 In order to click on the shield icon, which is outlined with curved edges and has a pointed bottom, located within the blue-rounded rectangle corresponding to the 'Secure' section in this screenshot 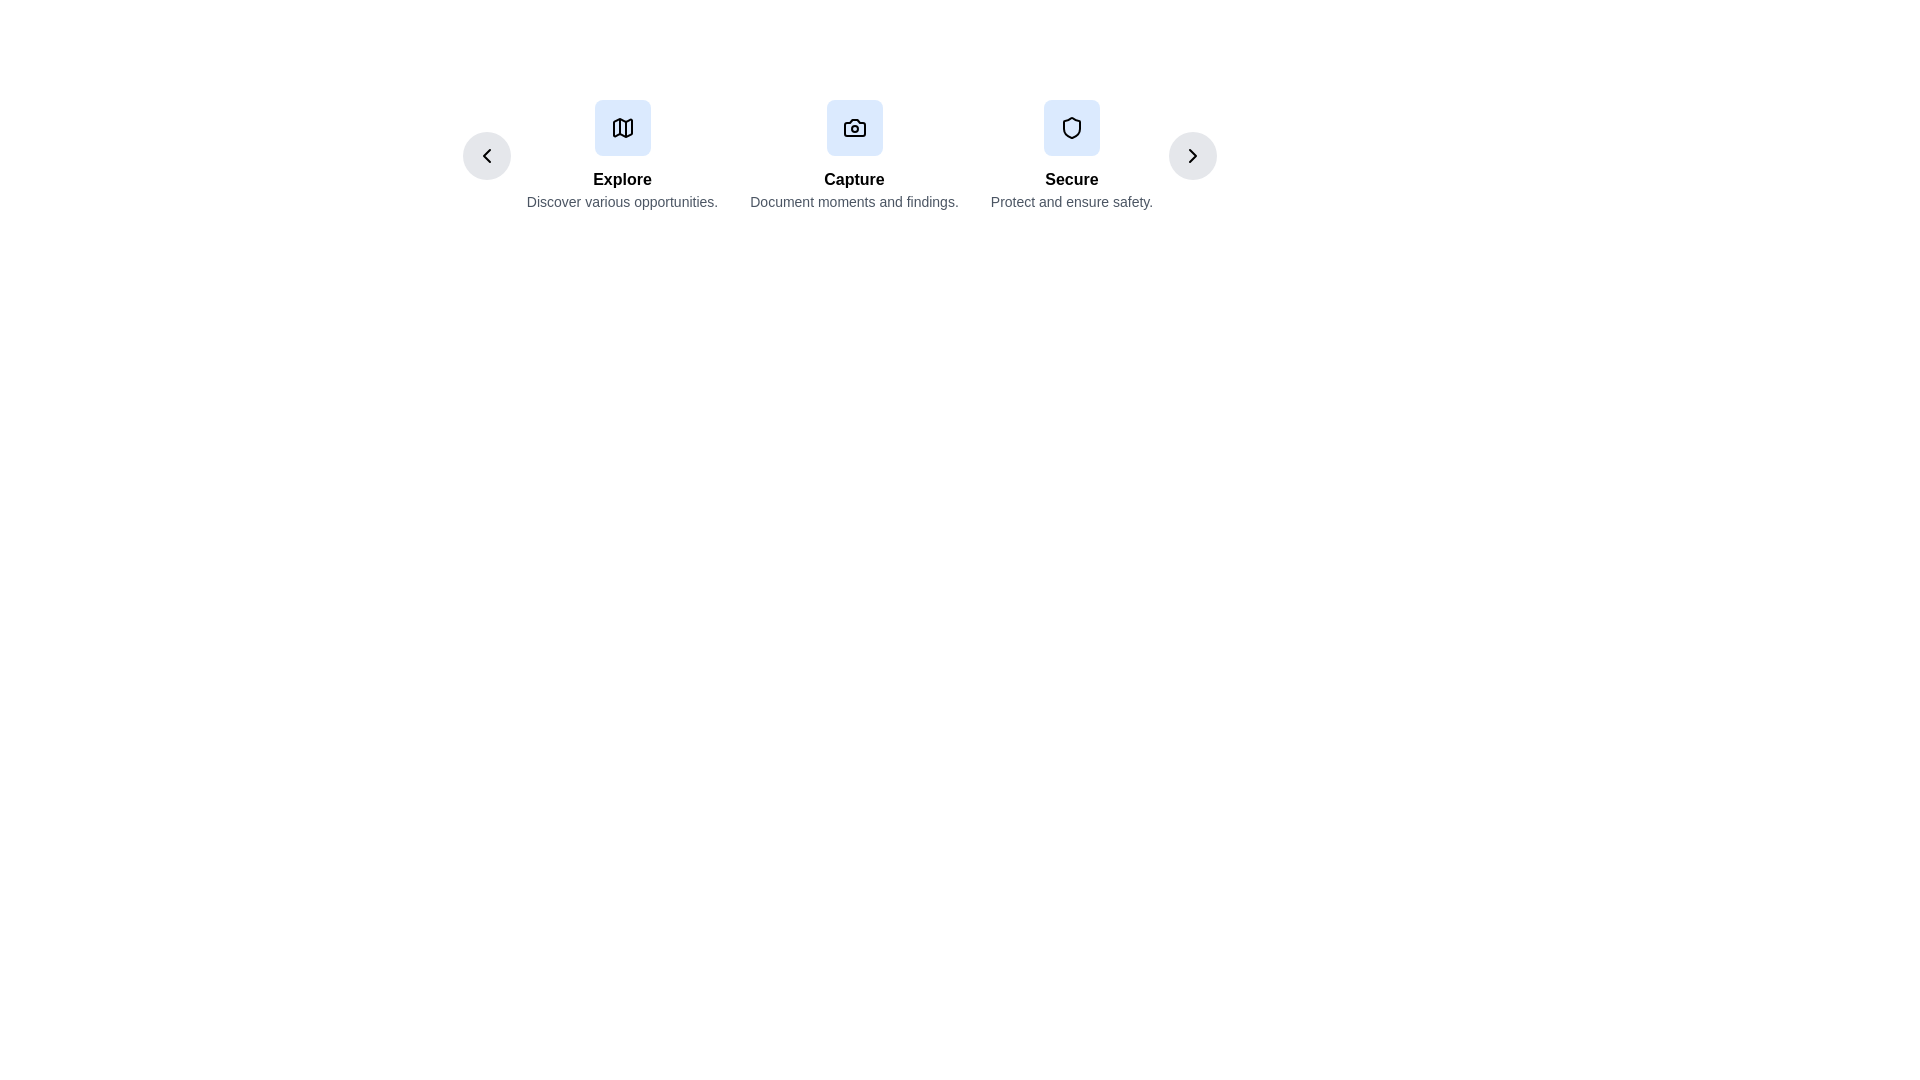, I will do `click(1070, 127)`.